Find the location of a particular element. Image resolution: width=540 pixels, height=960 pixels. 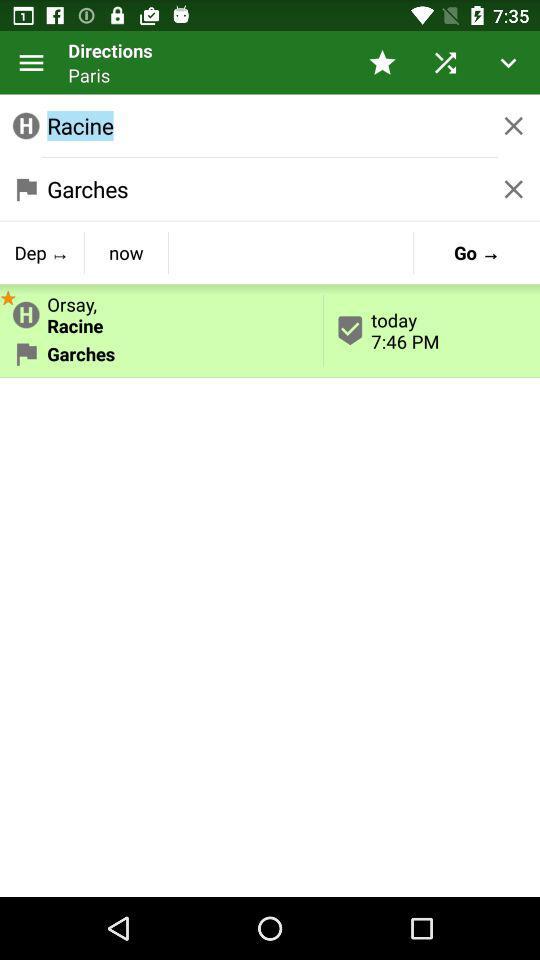

the app above orsay, is located at coordinates (126, 251).